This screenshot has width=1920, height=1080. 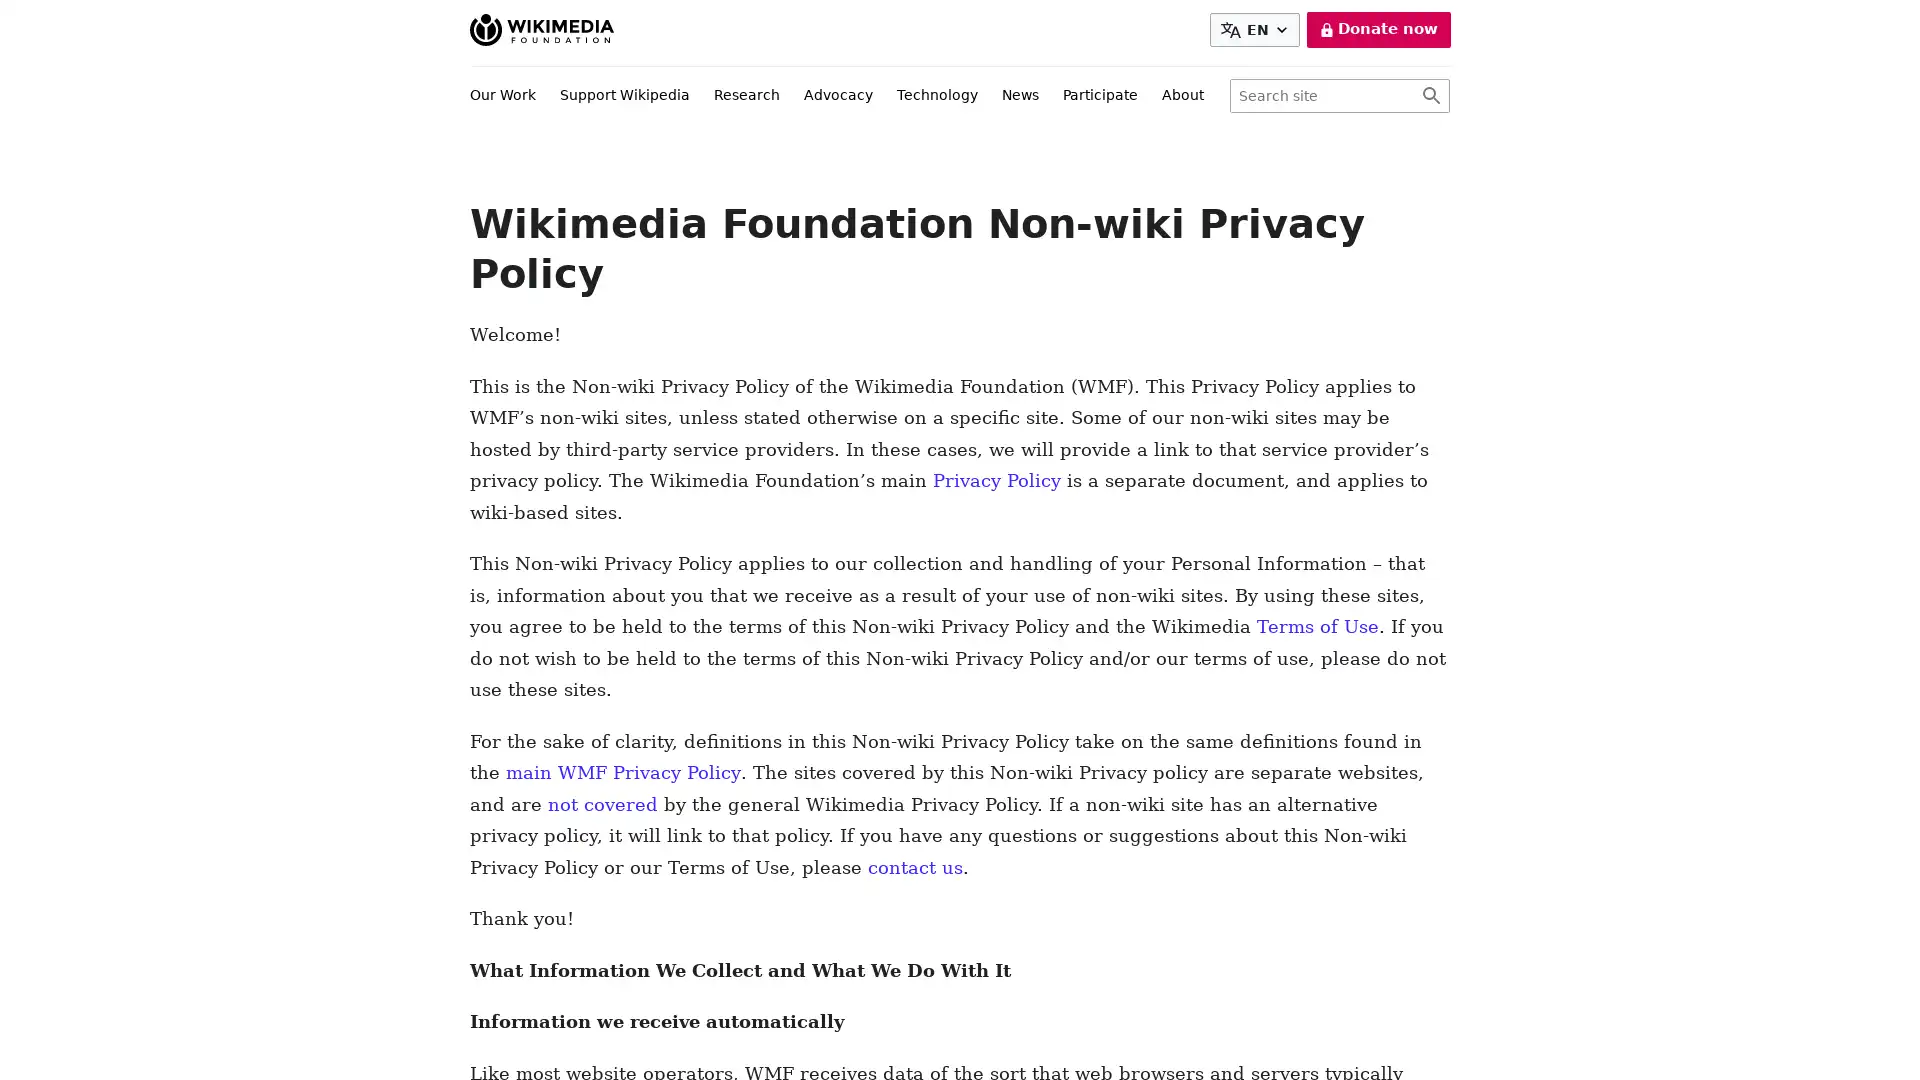 What do you see at coordinates (1430, 96) in the screenshot?
I see `Search` at bounding box center [1430, 96].